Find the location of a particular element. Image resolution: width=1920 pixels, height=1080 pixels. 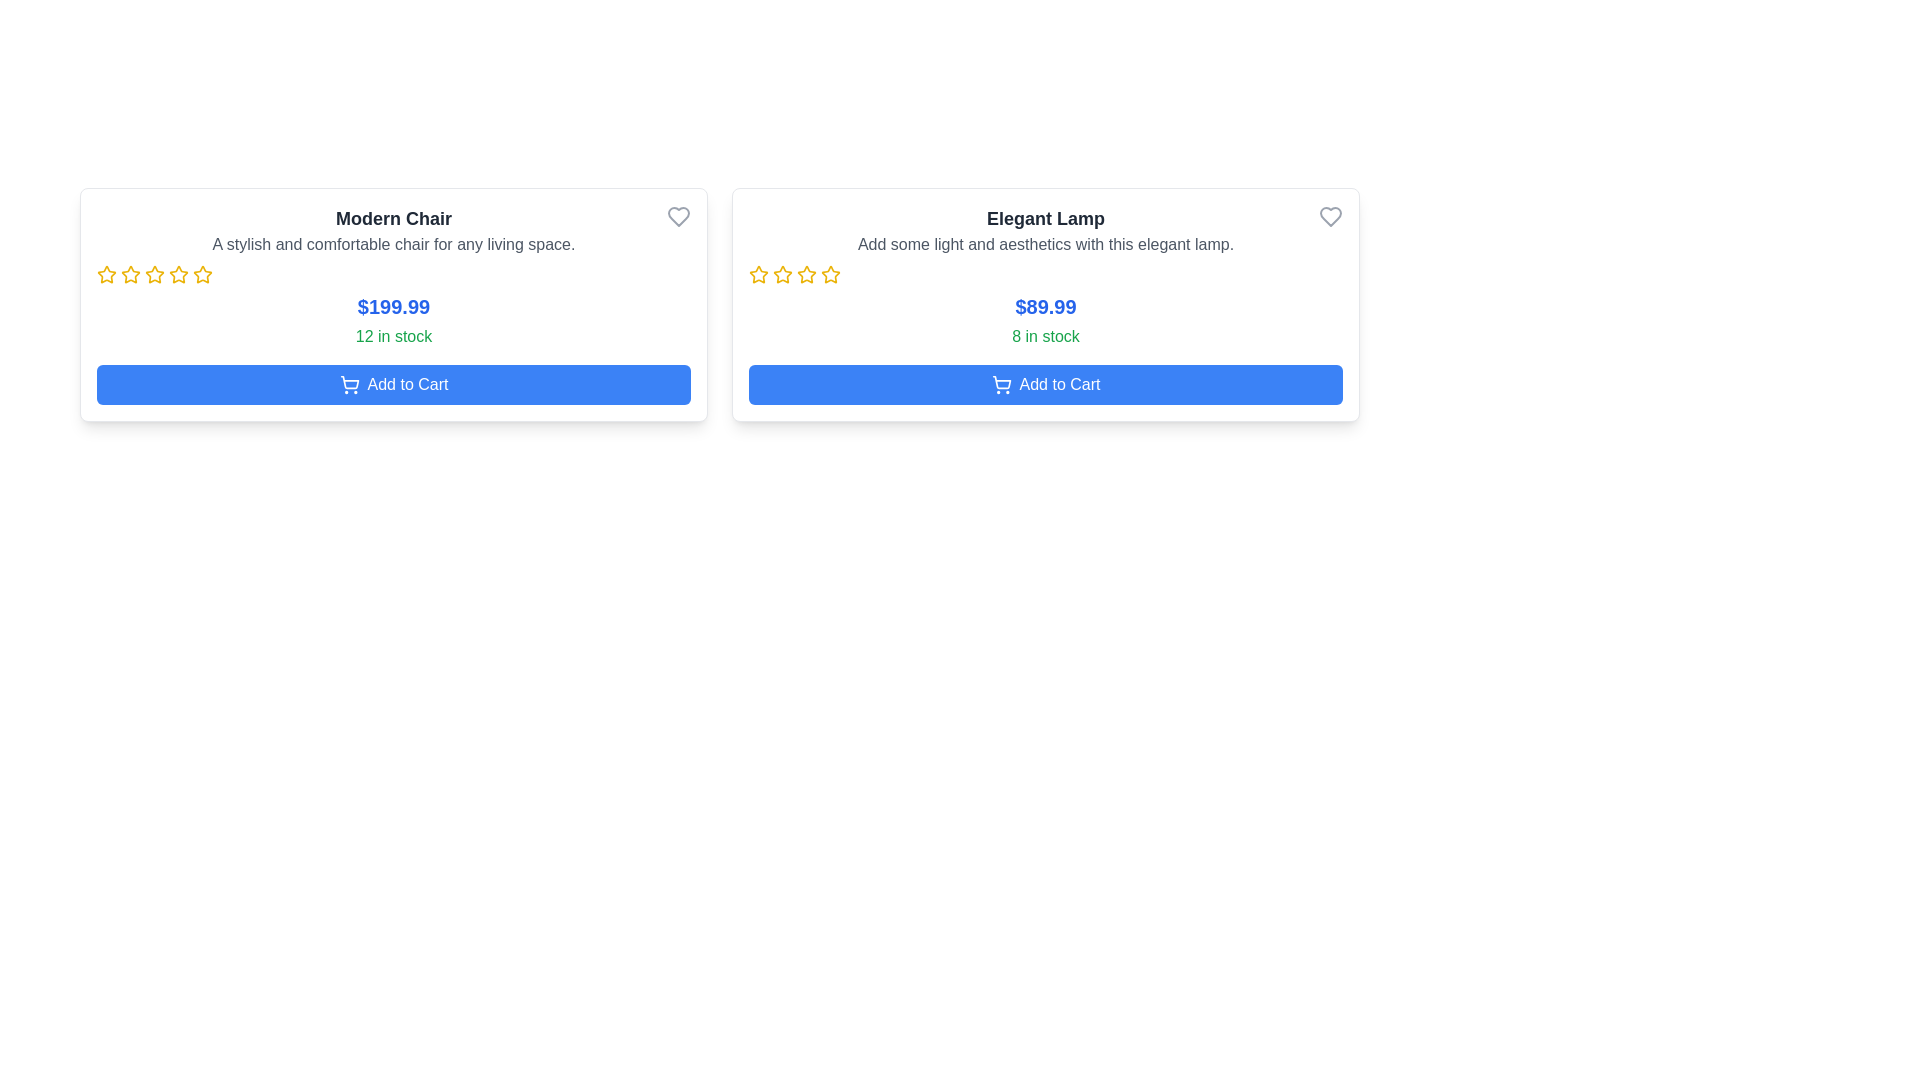

the second star icon in the five-star rating component for the 'Modern Chair' product card, which is highlighted with a yellow border and has an empty center is located at coordinates (129, 274).